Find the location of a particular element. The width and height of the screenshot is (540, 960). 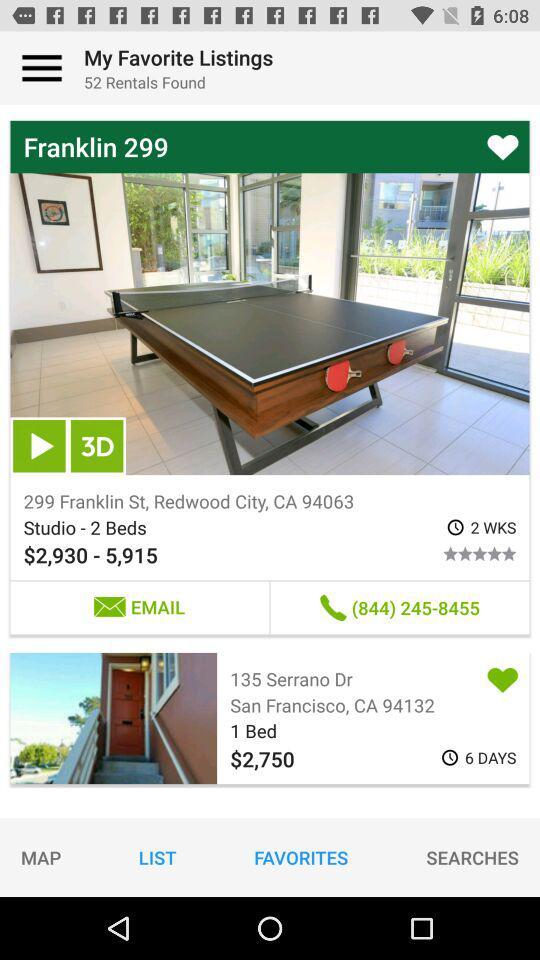

icon to the left of the list item is located at coordinates (41, 856).